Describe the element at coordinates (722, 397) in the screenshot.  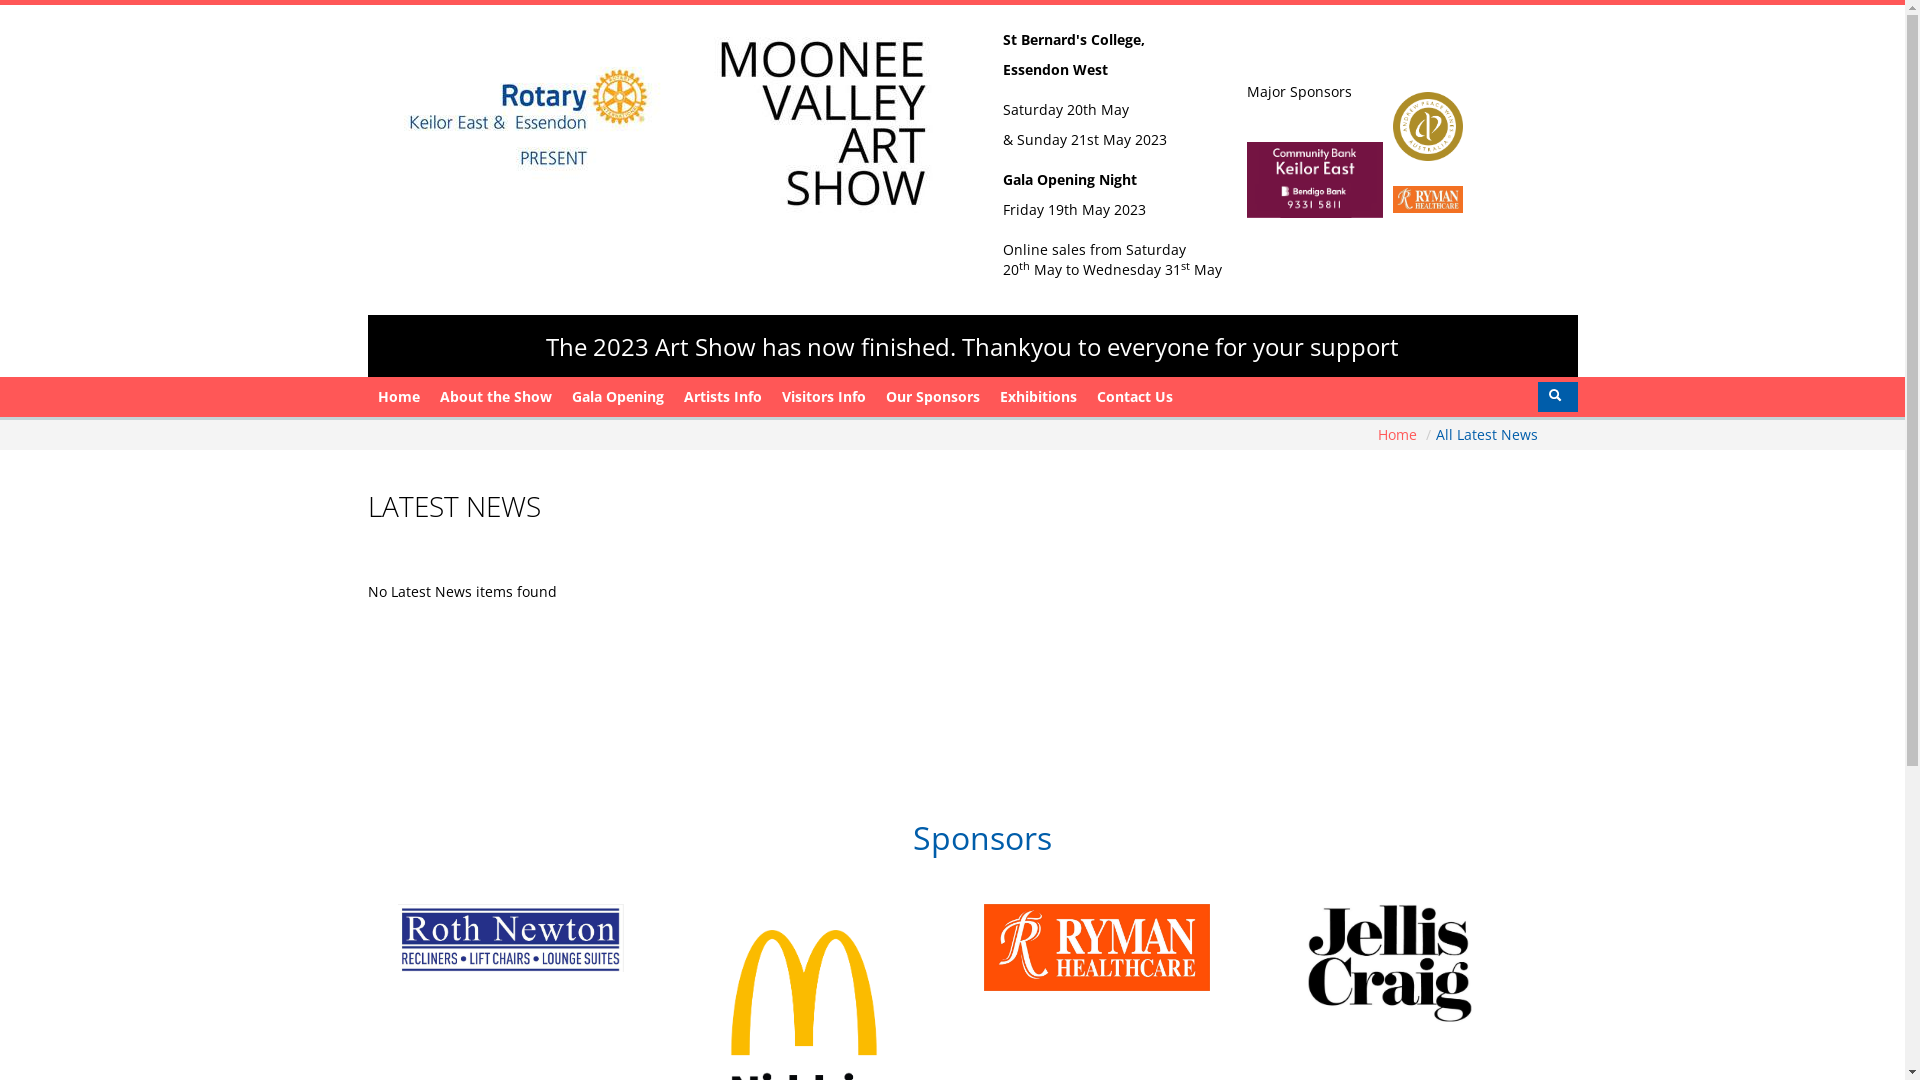
I see `'Artists Info'` at that location.